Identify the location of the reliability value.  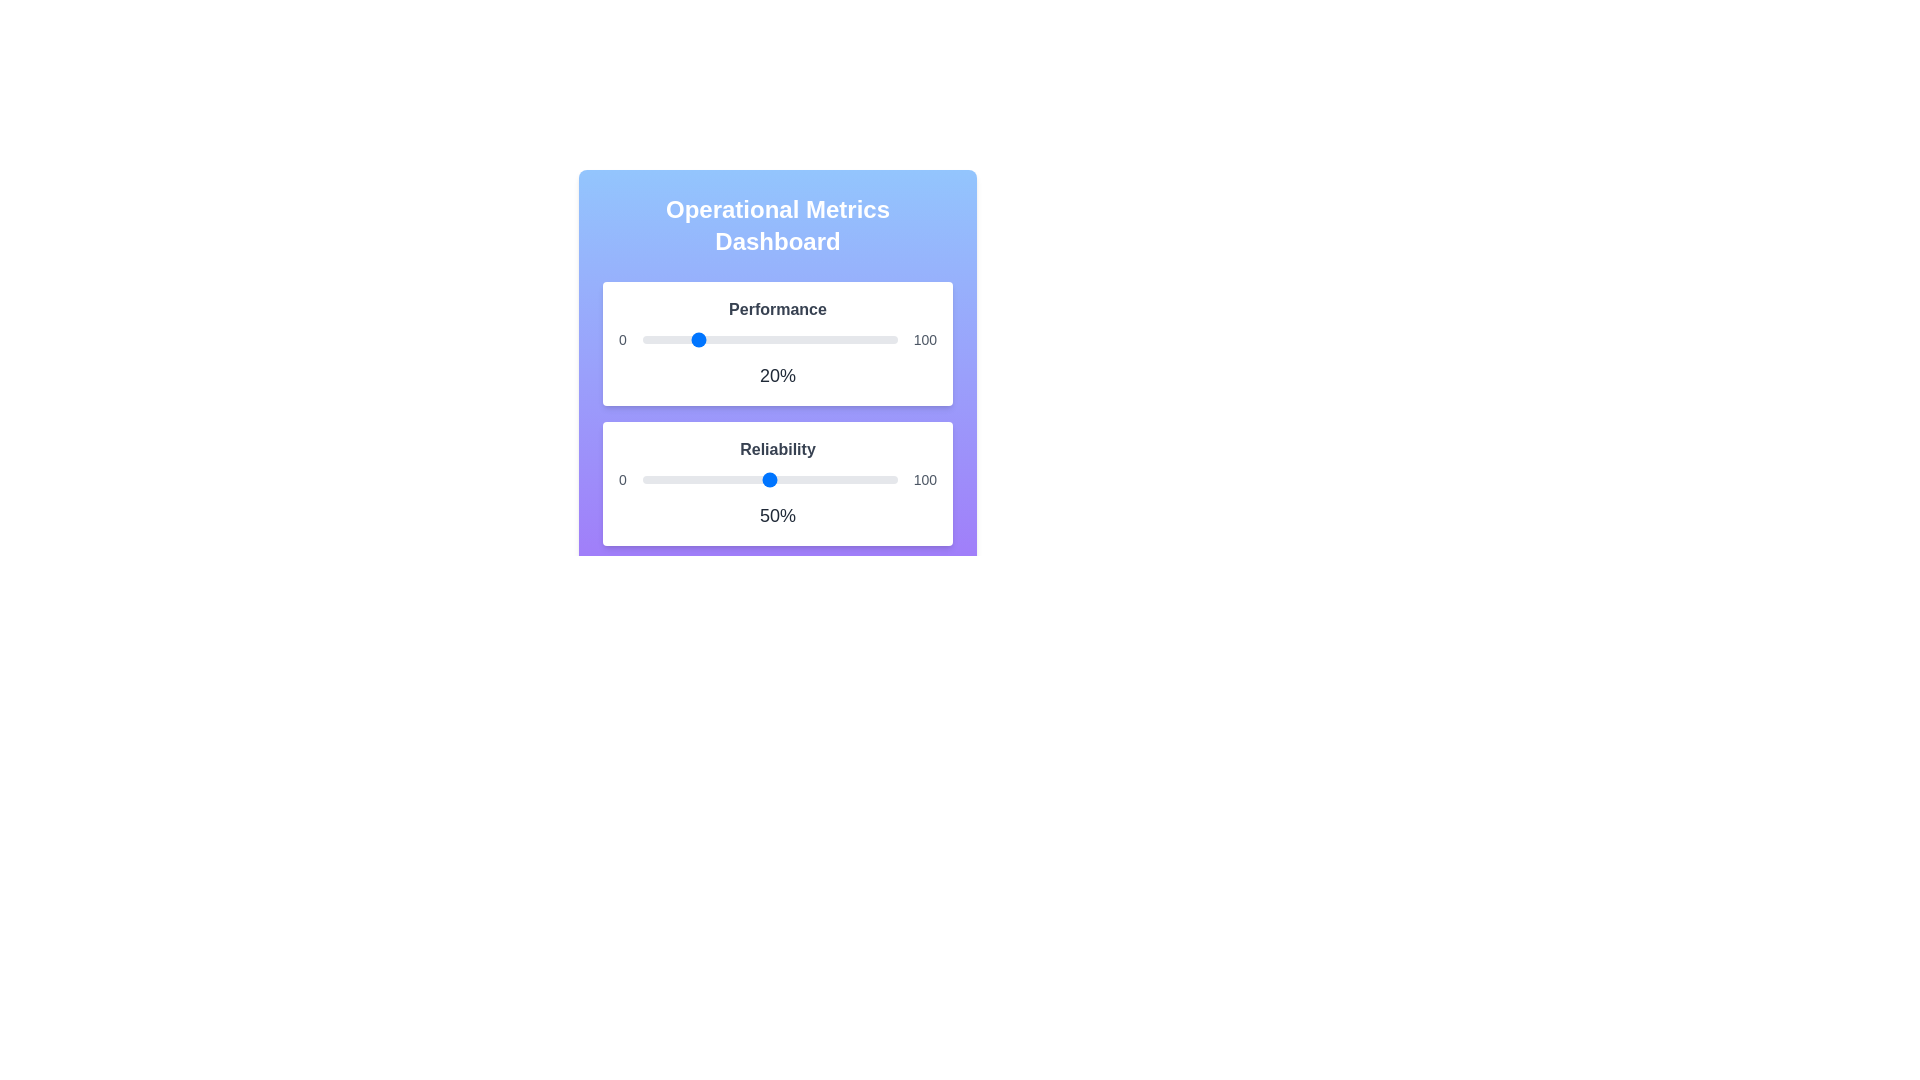
(764, 479).